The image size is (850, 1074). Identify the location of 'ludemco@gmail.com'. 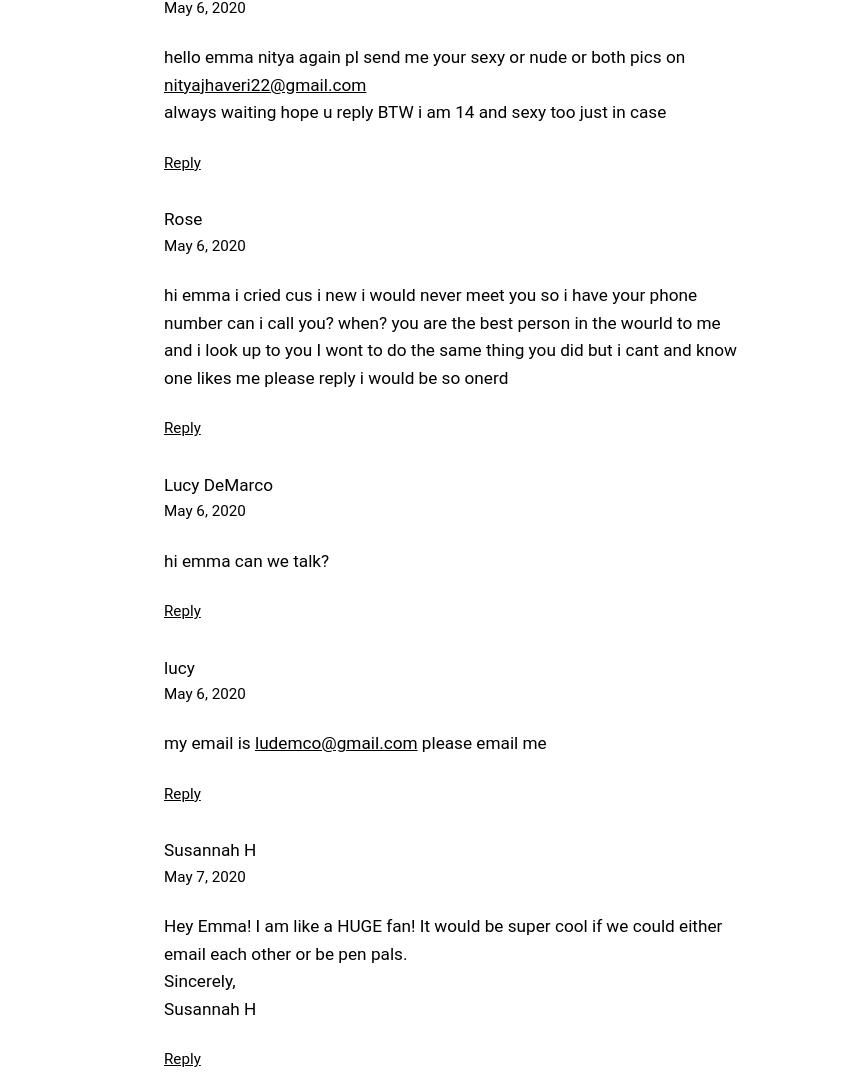
(335, 742).